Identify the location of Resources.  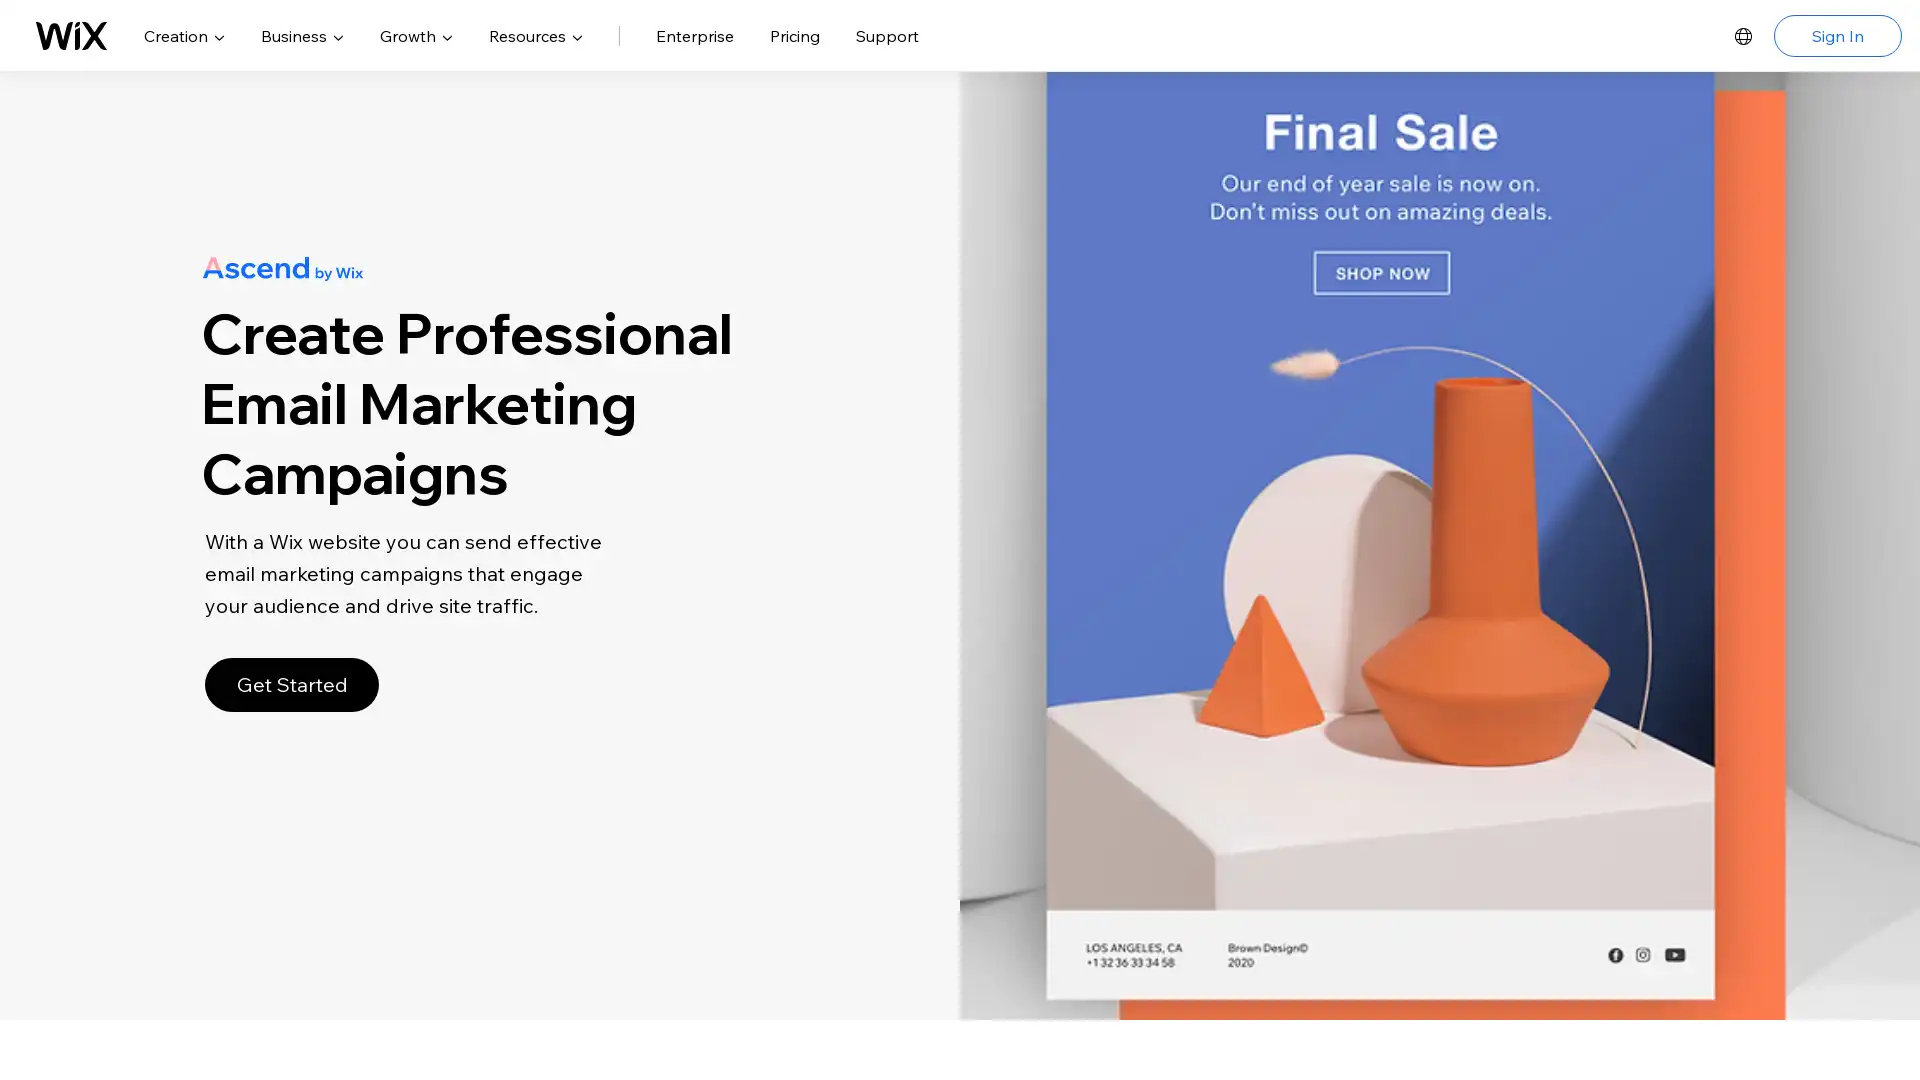
(536, 34).